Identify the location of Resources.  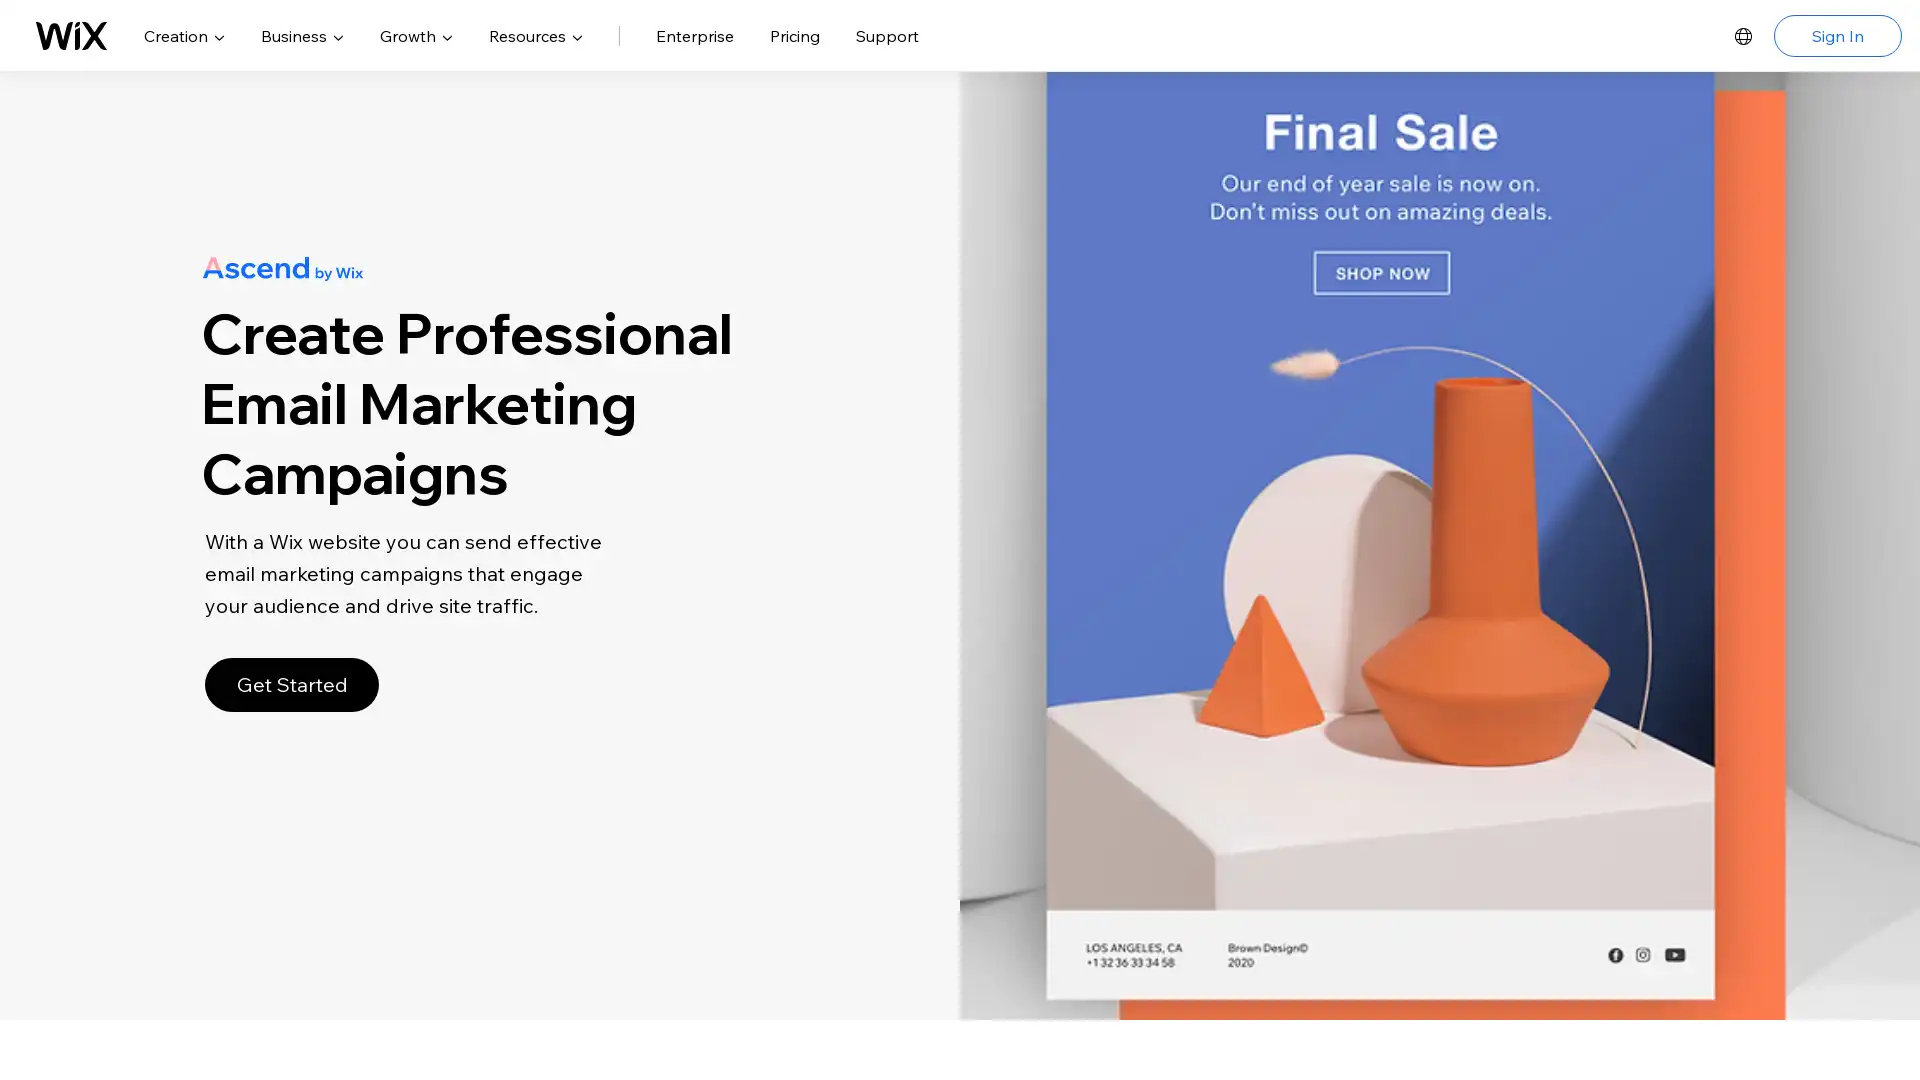
(536, 34).